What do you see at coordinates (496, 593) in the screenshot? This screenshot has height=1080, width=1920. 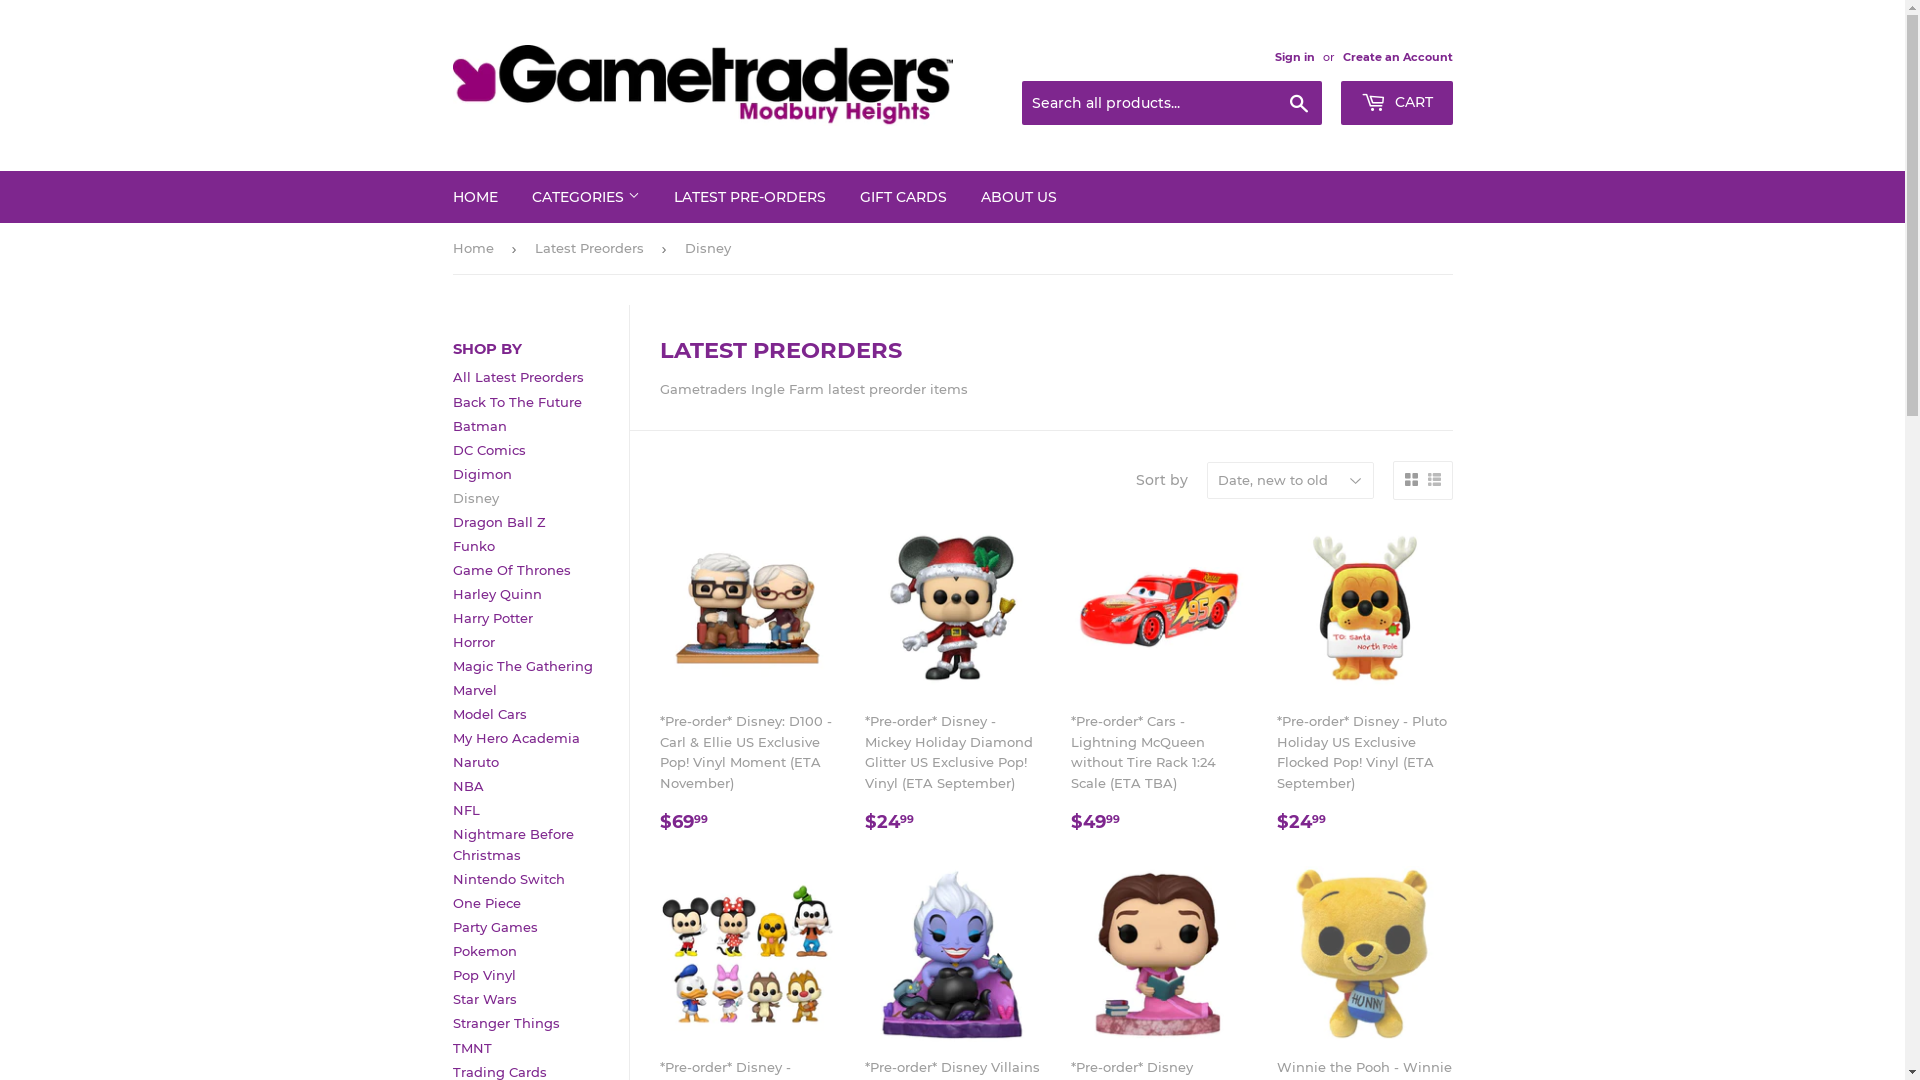 I see `'Harley Quinn'` at bounding box center [496, 593].